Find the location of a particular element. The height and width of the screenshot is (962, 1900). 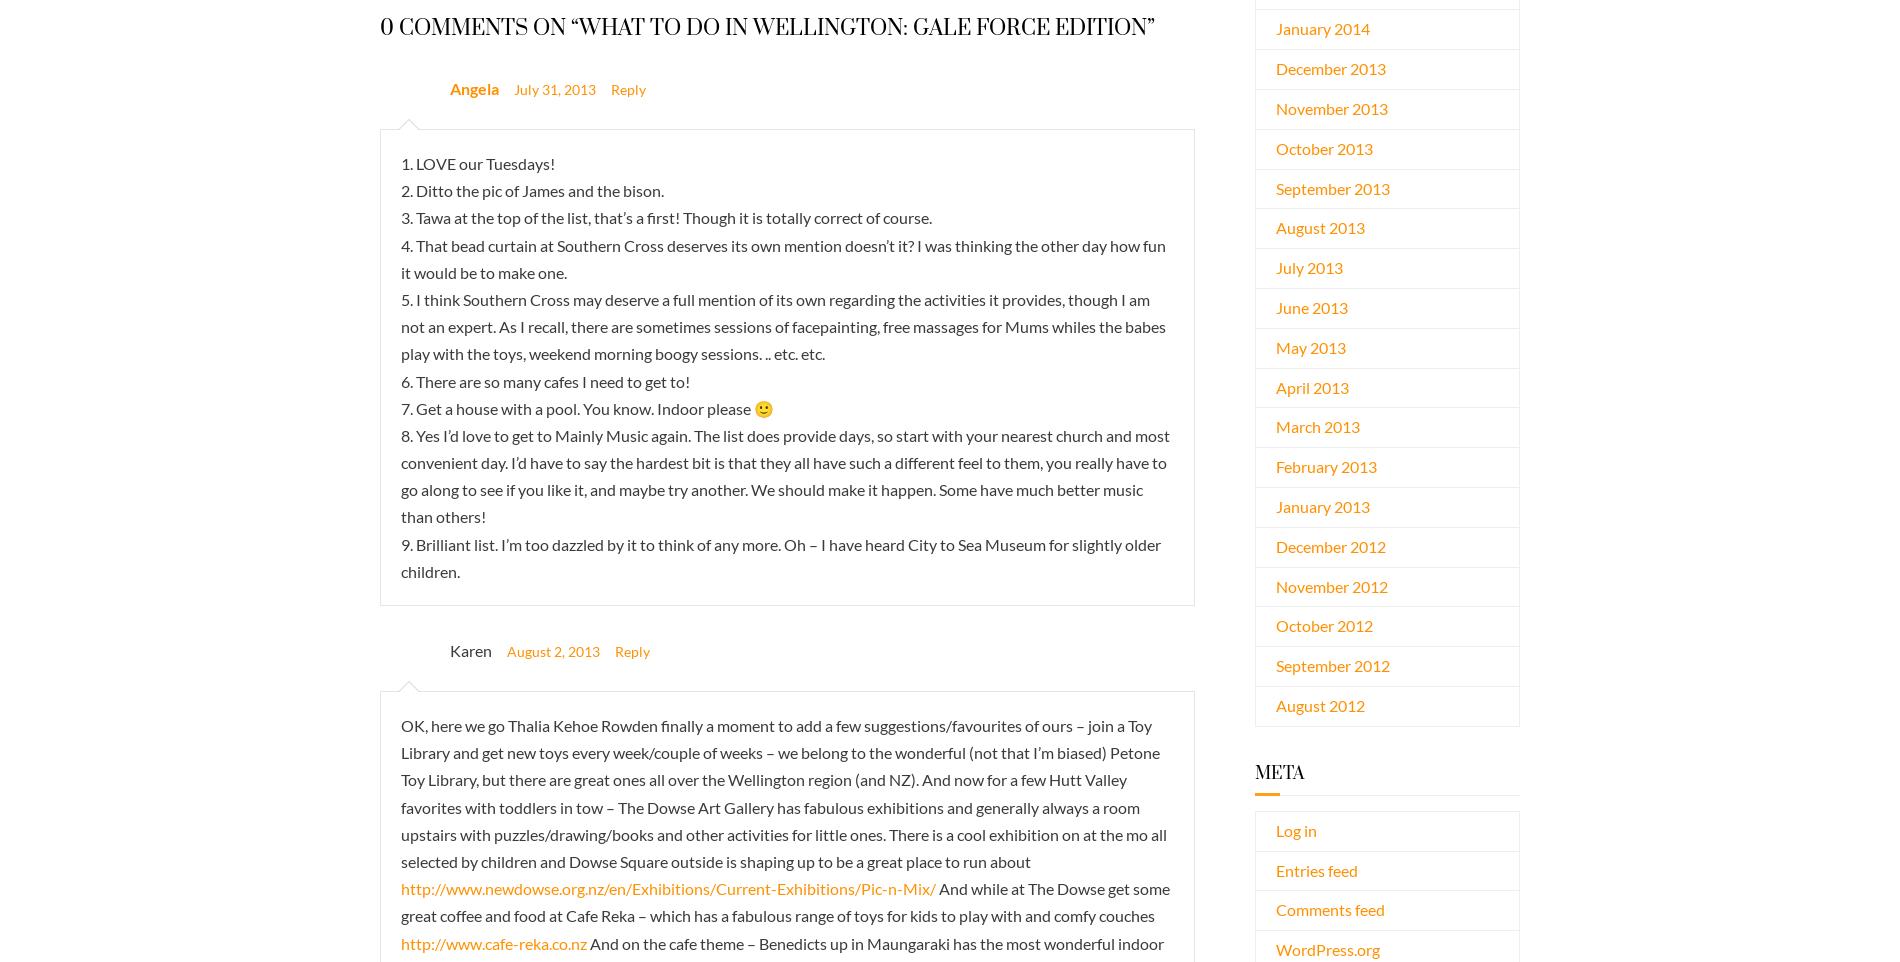

'July 2013' is located at coordinates (1308, 267).